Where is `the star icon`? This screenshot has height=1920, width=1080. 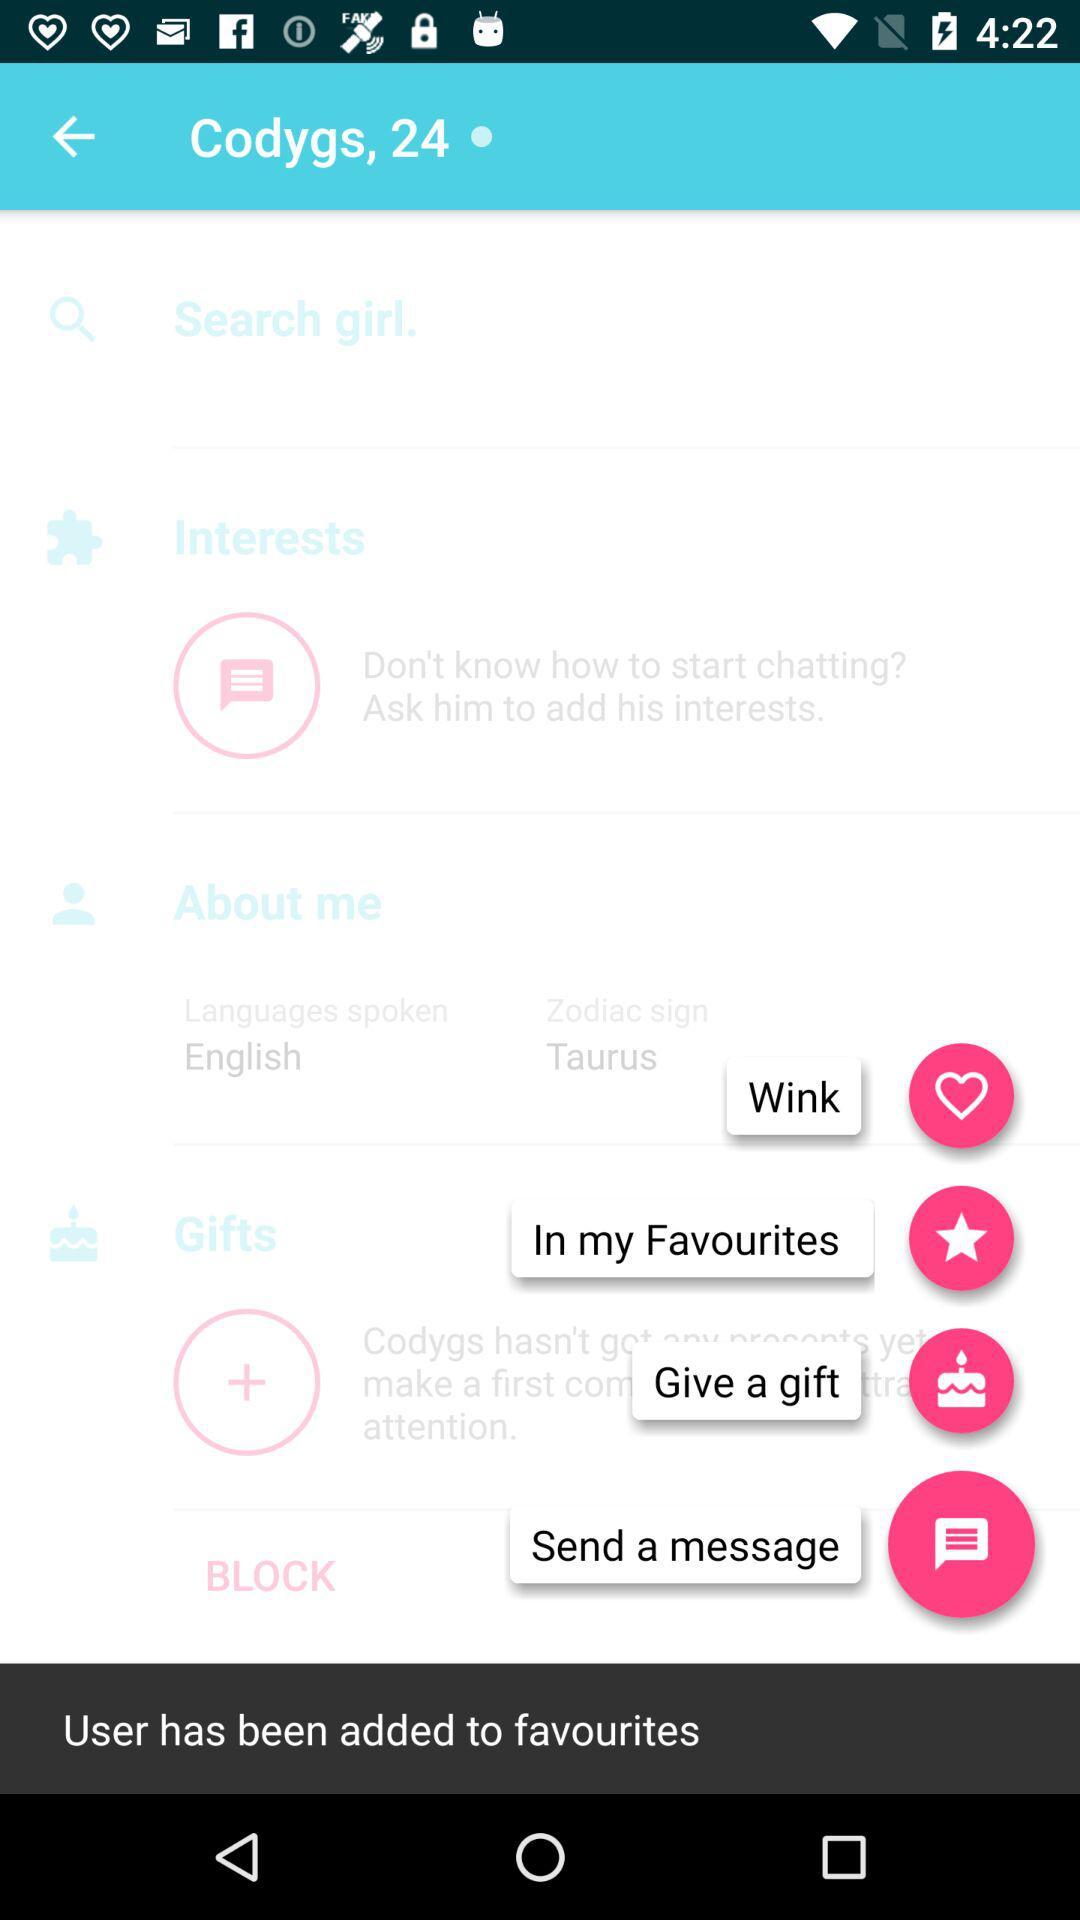
the star icon is located at coordinates (960, 1237).